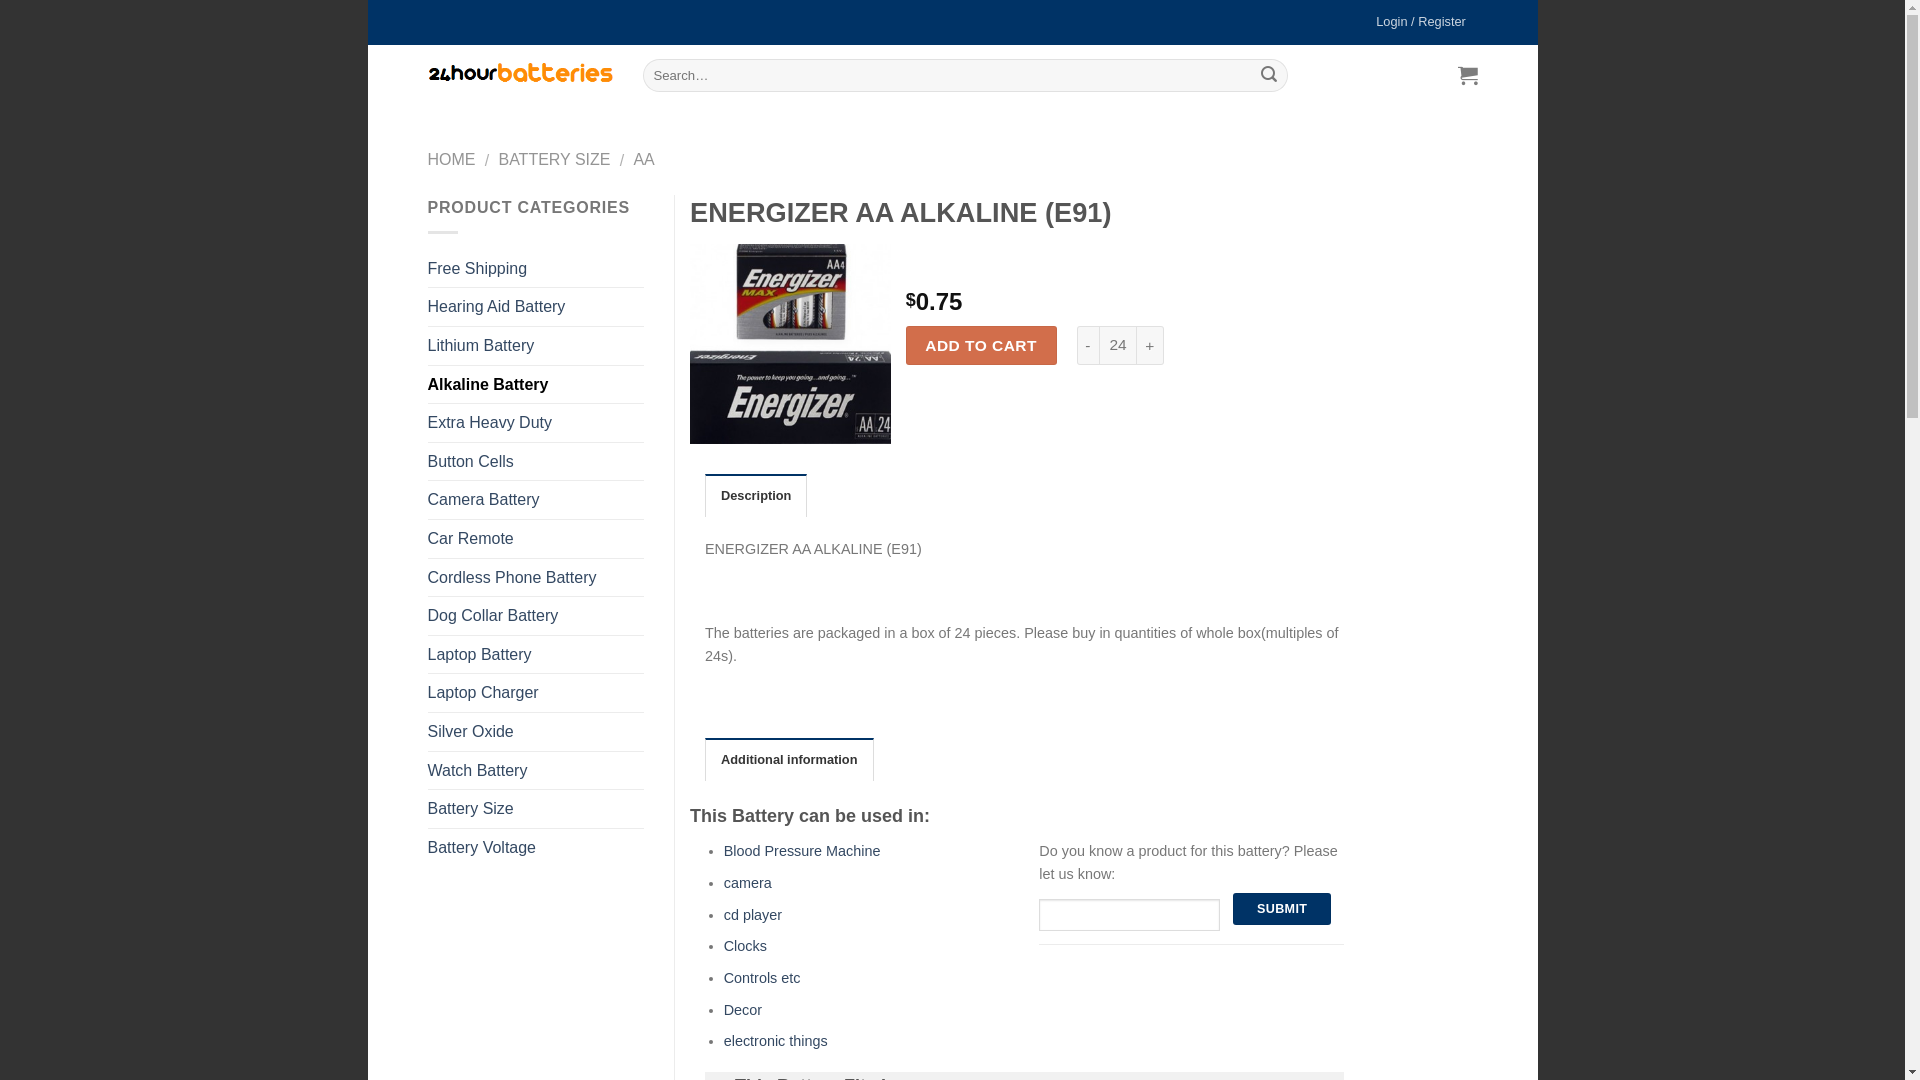 The image size is (1920, 1080). What do you see at coordinates (536, 770) in the screenshot?
I see `'Watch Battery'` at bounding box center [536, 770].